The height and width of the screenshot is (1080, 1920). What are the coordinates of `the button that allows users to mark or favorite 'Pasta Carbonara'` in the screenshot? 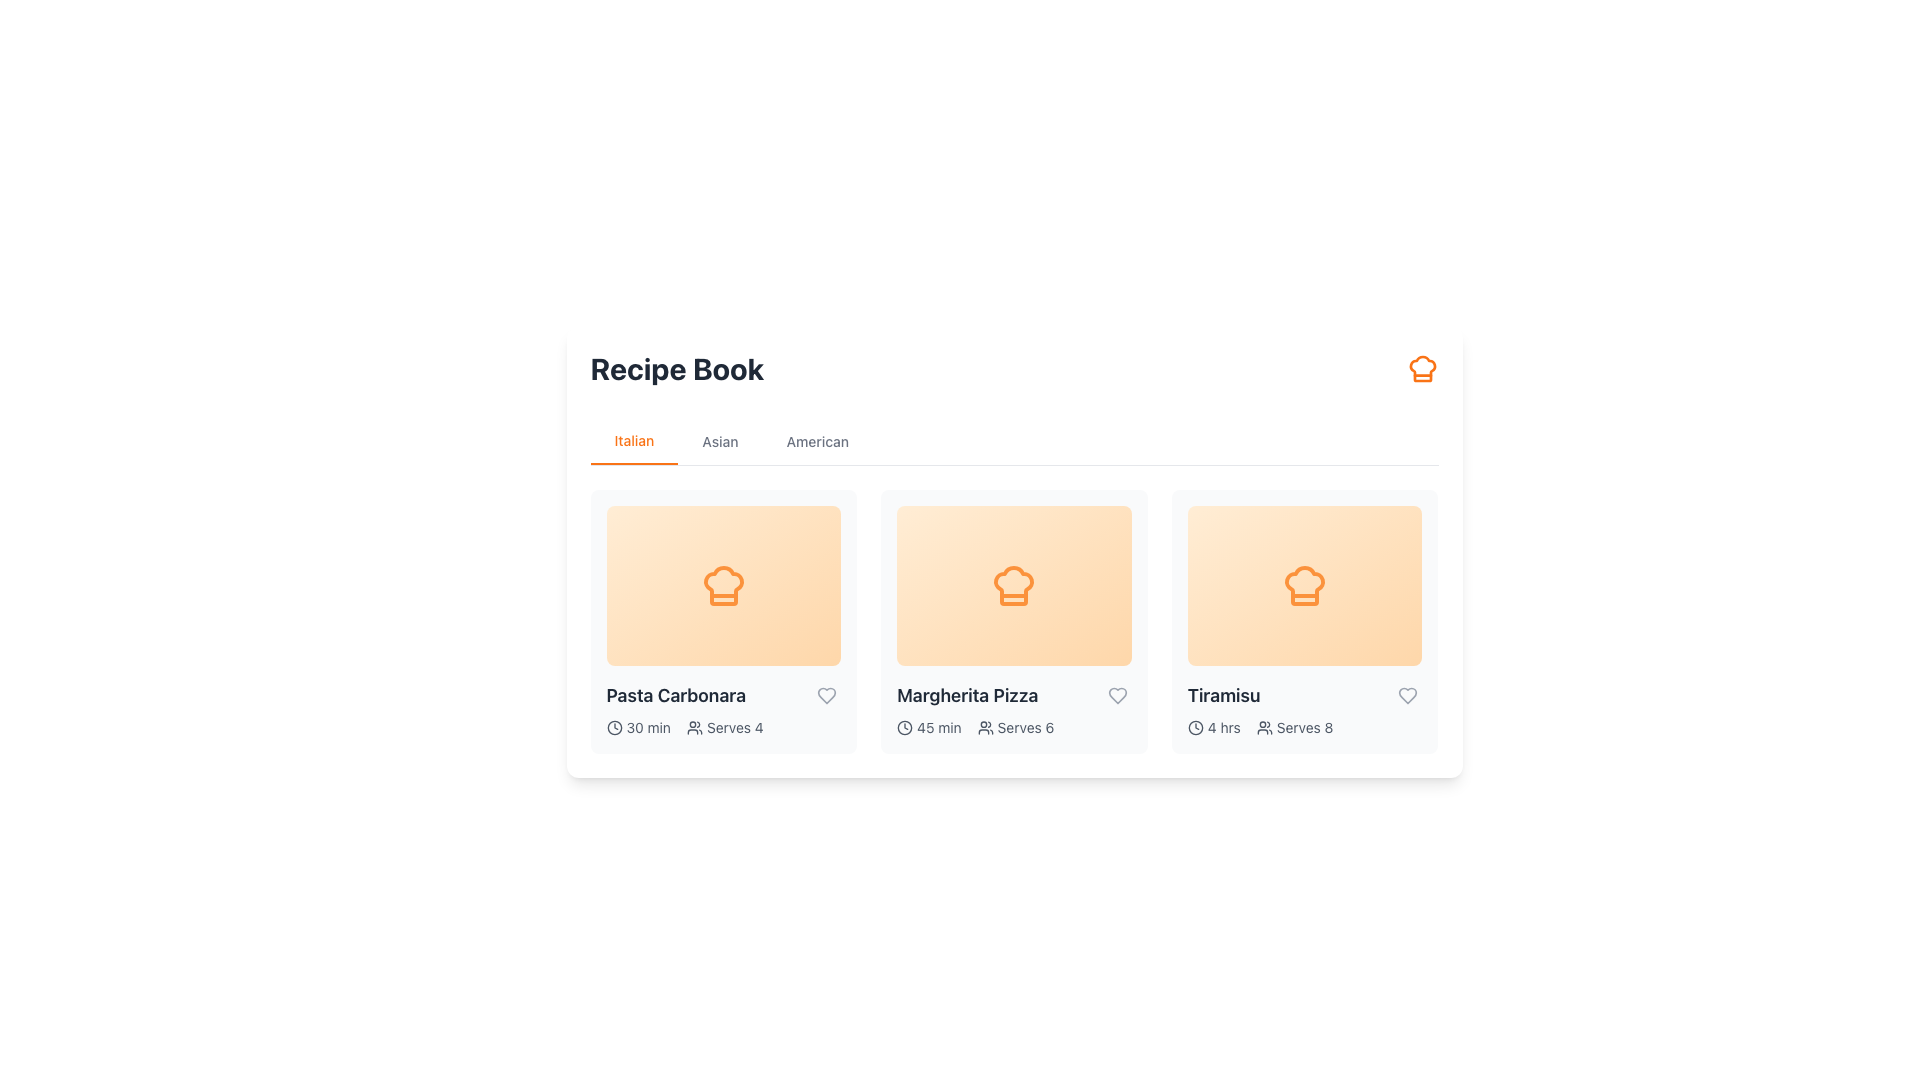 It's located at (827, 694).